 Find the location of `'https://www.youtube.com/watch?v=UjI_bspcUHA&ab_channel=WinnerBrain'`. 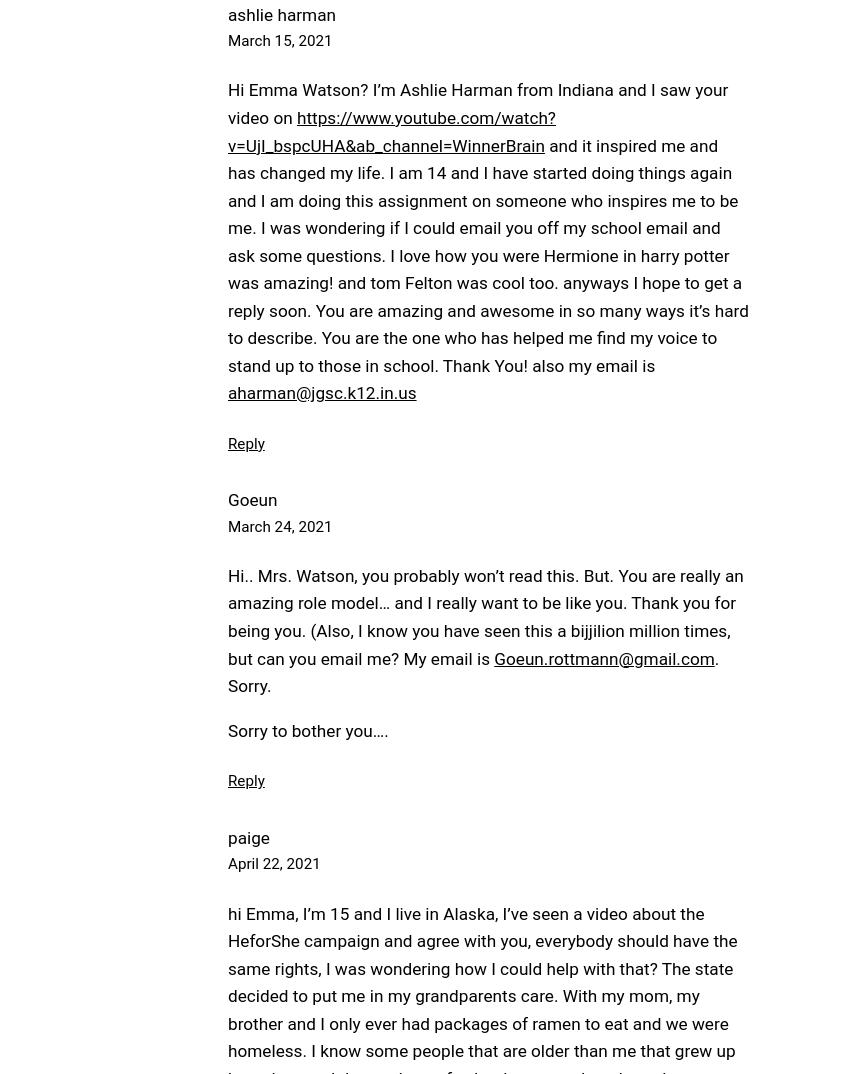

'https://www.youtube.com/watch?v=UjI_bspcUHA&ab_channel=WinnerBrain' is located at coordinates (392, 130).